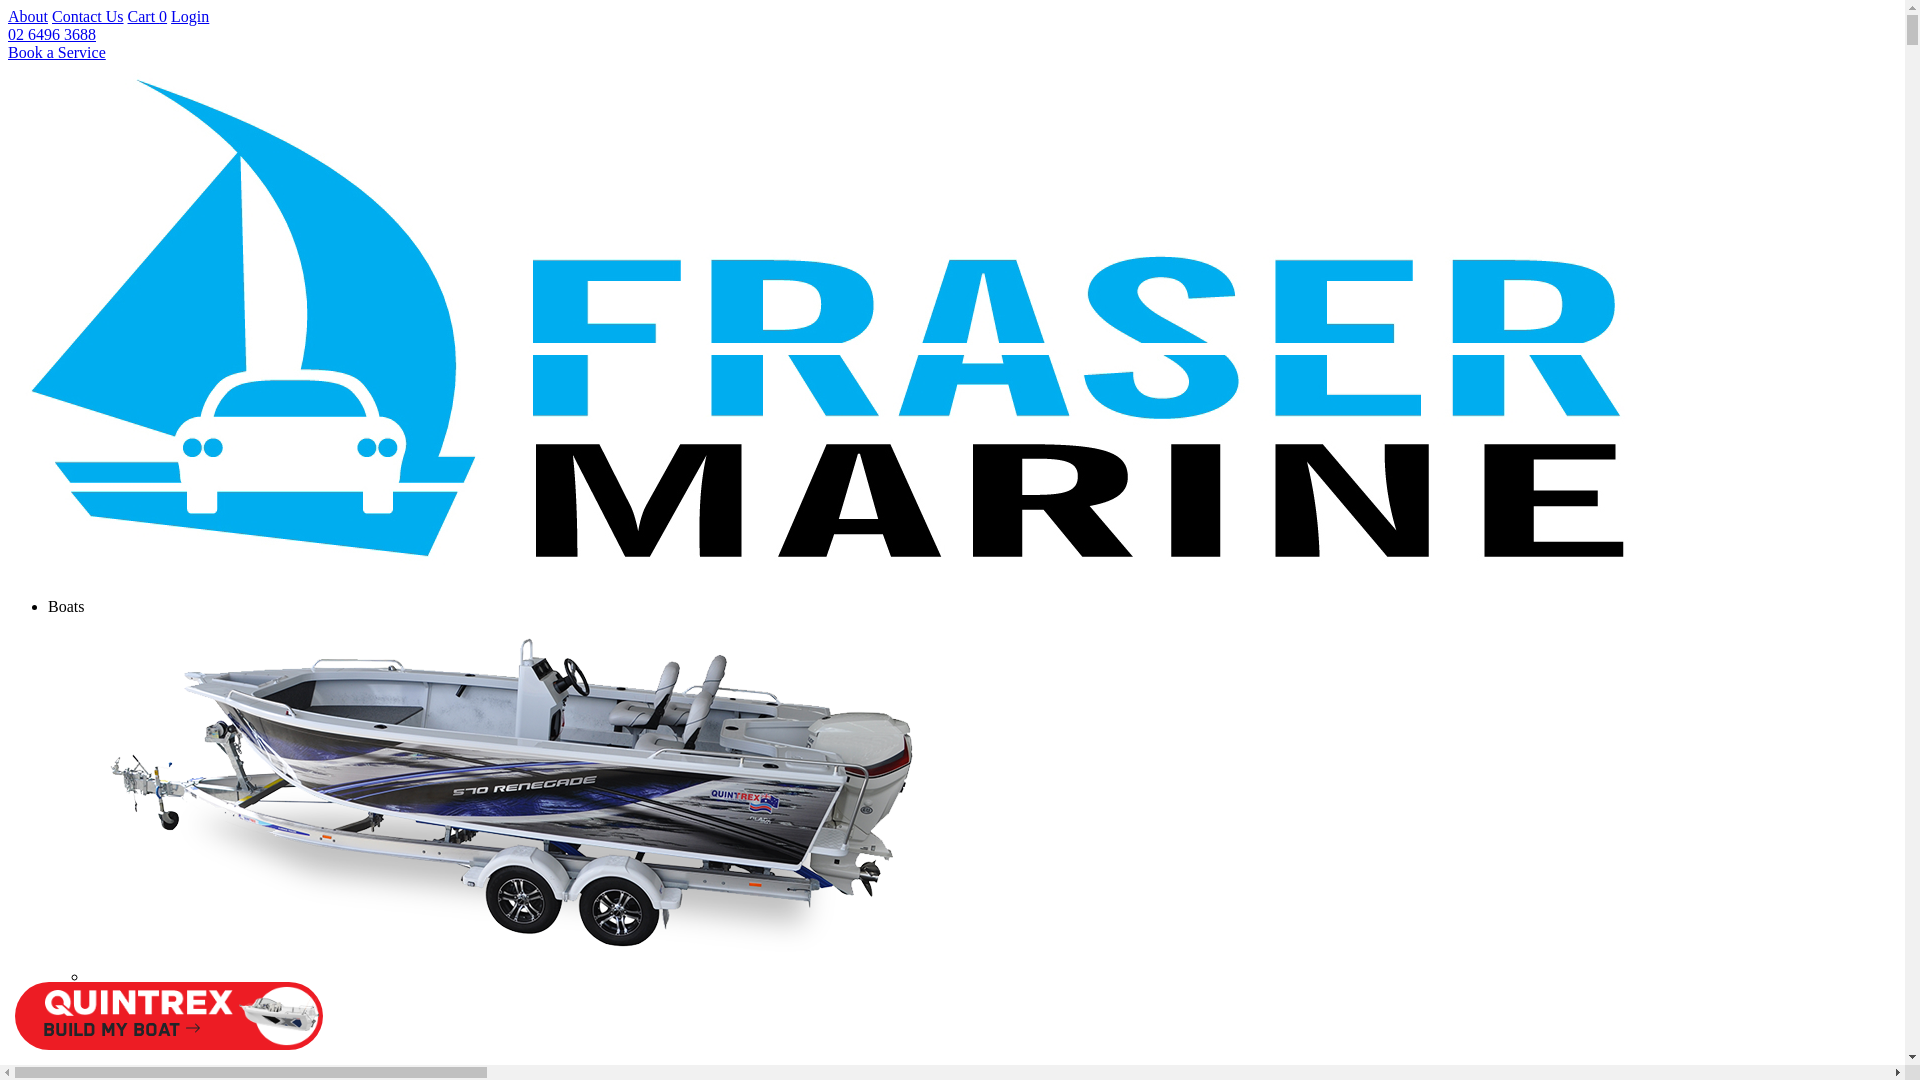  I want to click on 'Login', so click(190, 16).